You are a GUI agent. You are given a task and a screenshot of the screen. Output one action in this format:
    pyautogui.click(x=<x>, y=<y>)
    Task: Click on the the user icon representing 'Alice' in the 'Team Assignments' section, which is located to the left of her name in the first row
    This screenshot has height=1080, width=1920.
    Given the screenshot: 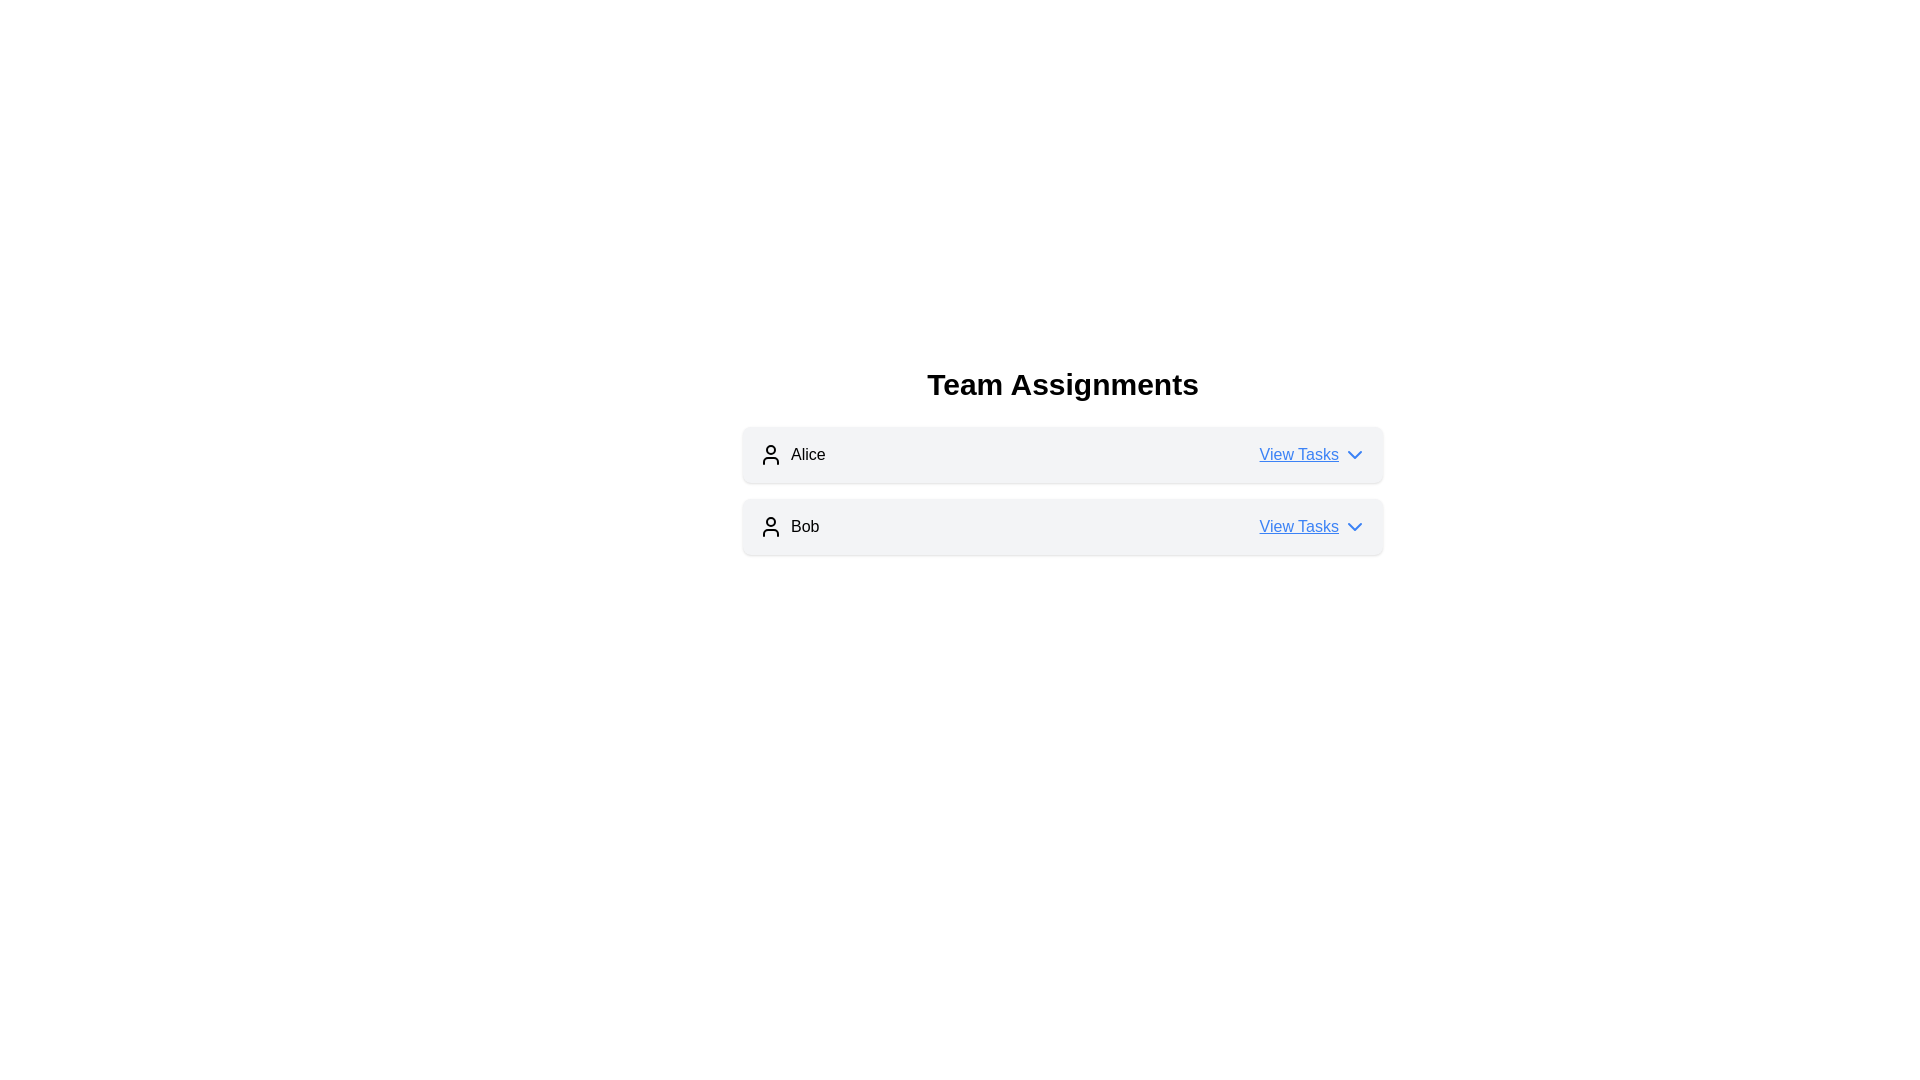 What is the action you would take?
    pyautogui.click(x=770, y=455)
    